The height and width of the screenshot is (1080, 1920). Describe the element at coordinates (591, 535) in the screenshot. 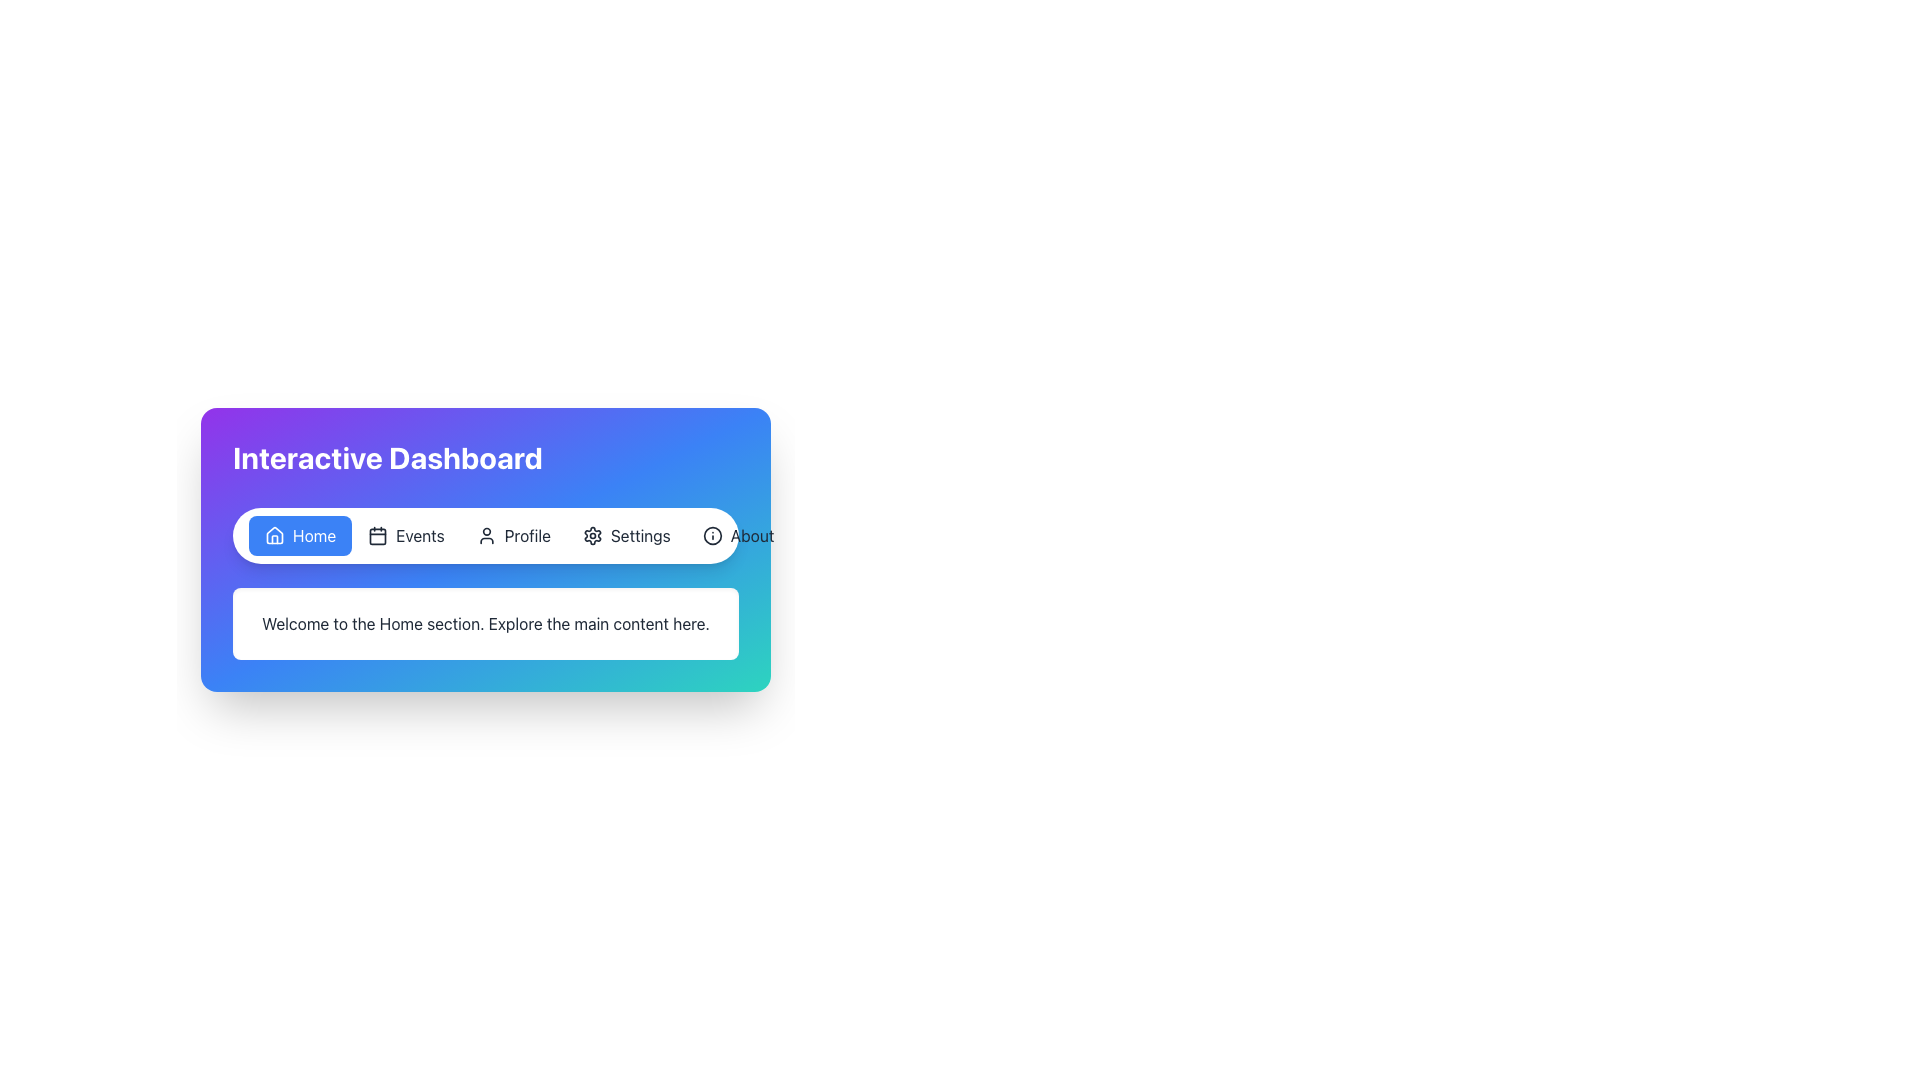

I see `the 'Settings' button icon located fourth from the left in the horizontal navigation bar` at that location.